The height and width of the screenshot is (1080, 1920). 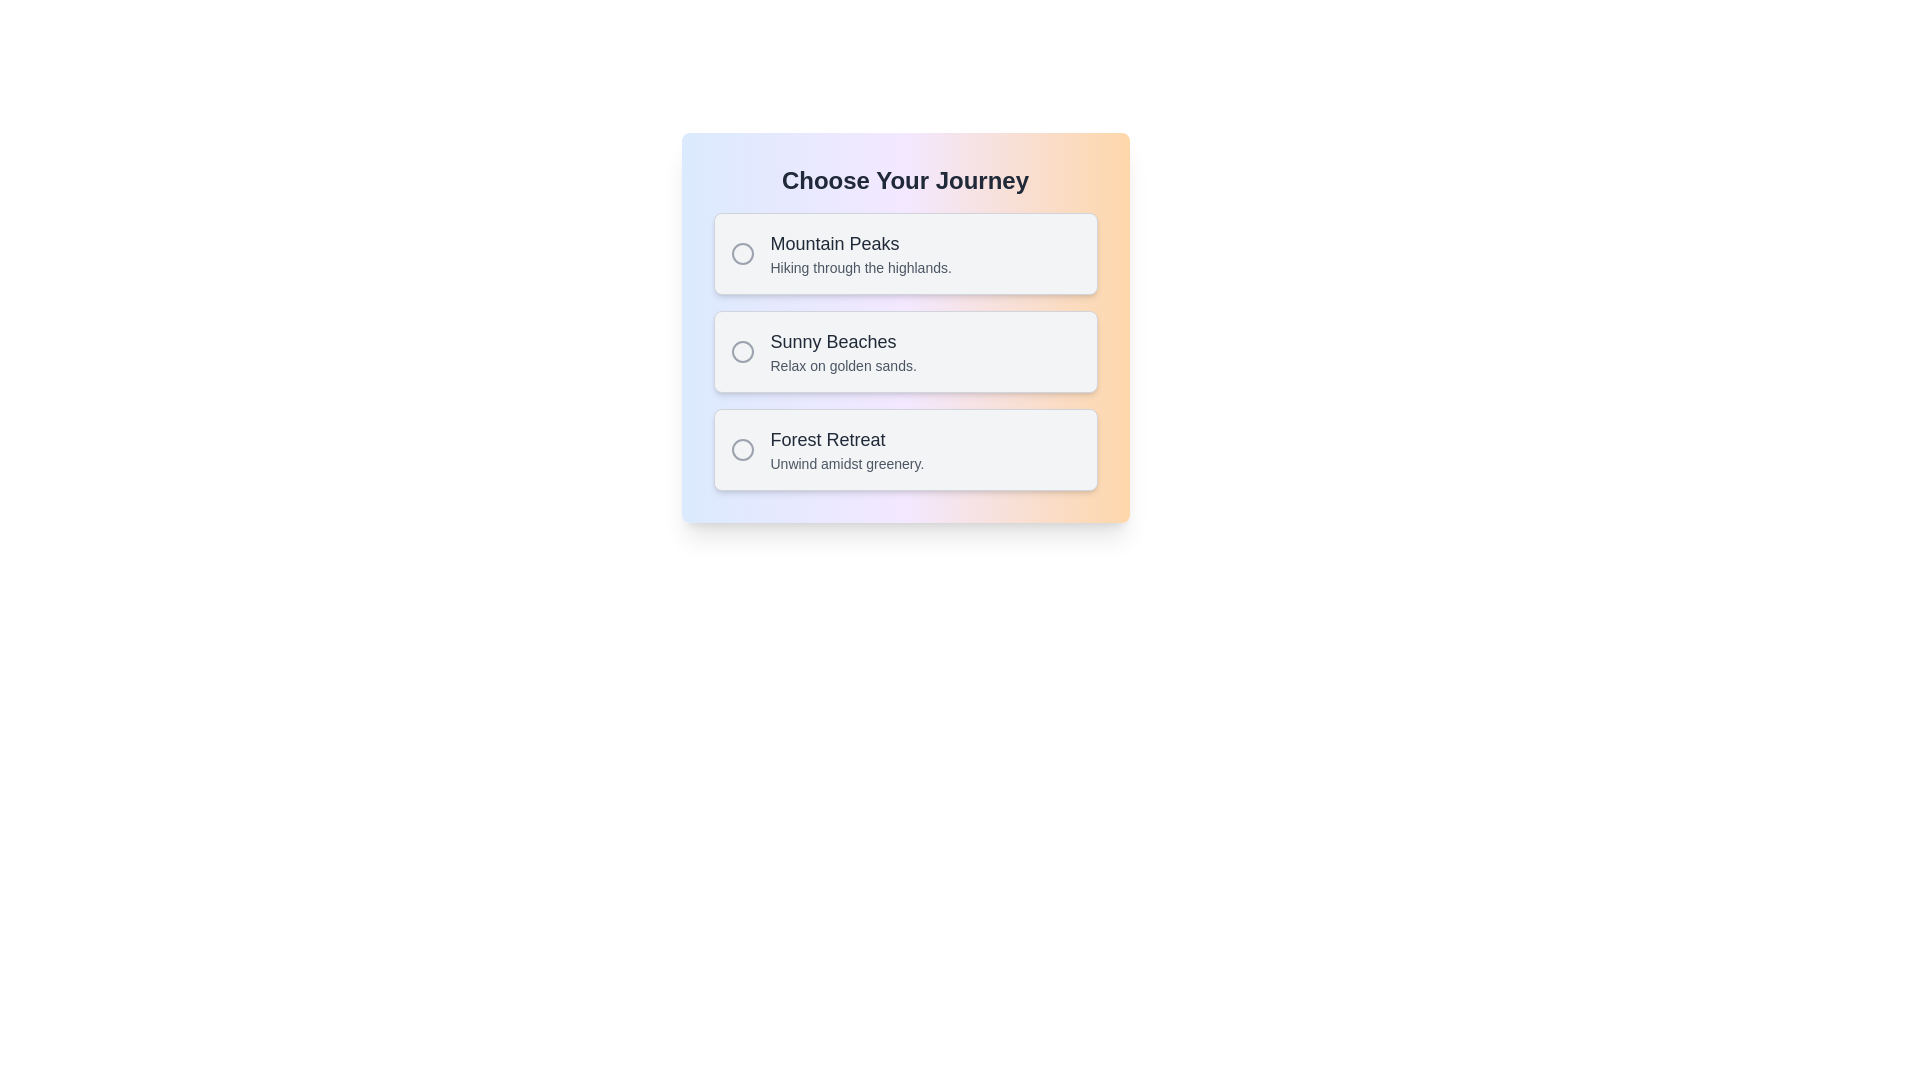 I want to click on the radio button associated with the 'Mountain Peaks' option, so click(x=741, y=253).